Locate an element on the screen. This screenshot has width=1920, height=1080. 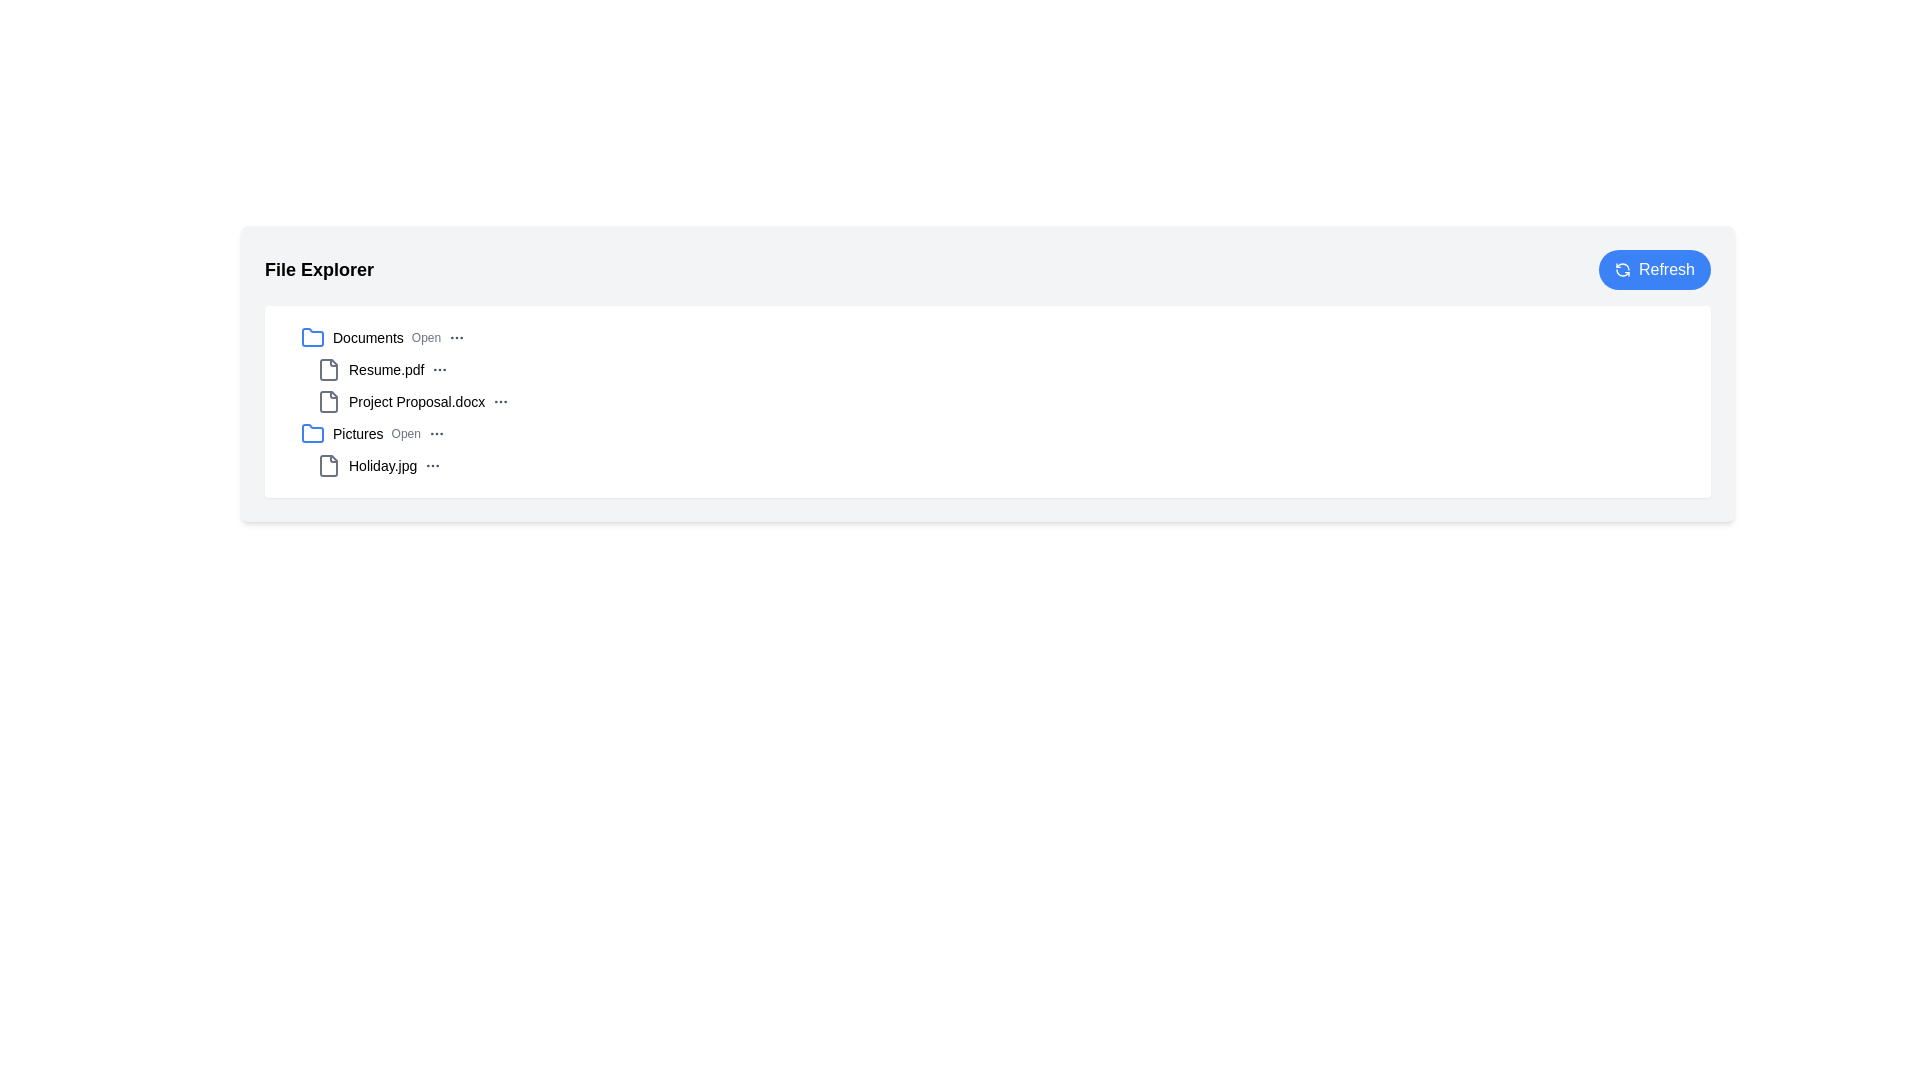
the ellipsis menu button icon represented by three horizontally aligned gray dots, located to the far right of the file name 'Holiday.jpg' is located at coordinates (432, 466).